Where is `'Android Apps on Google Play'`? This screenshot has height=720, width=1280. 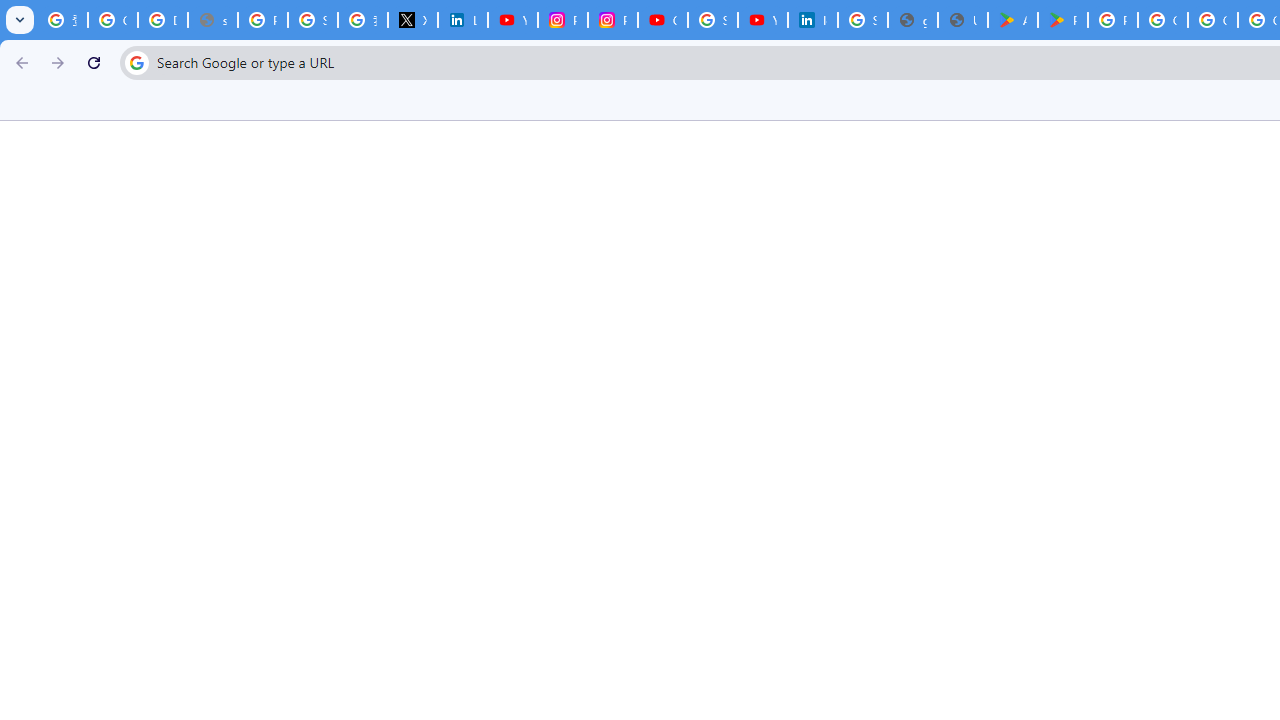
'Android Apps on Google Play' is located at coordinates (1013, 20).